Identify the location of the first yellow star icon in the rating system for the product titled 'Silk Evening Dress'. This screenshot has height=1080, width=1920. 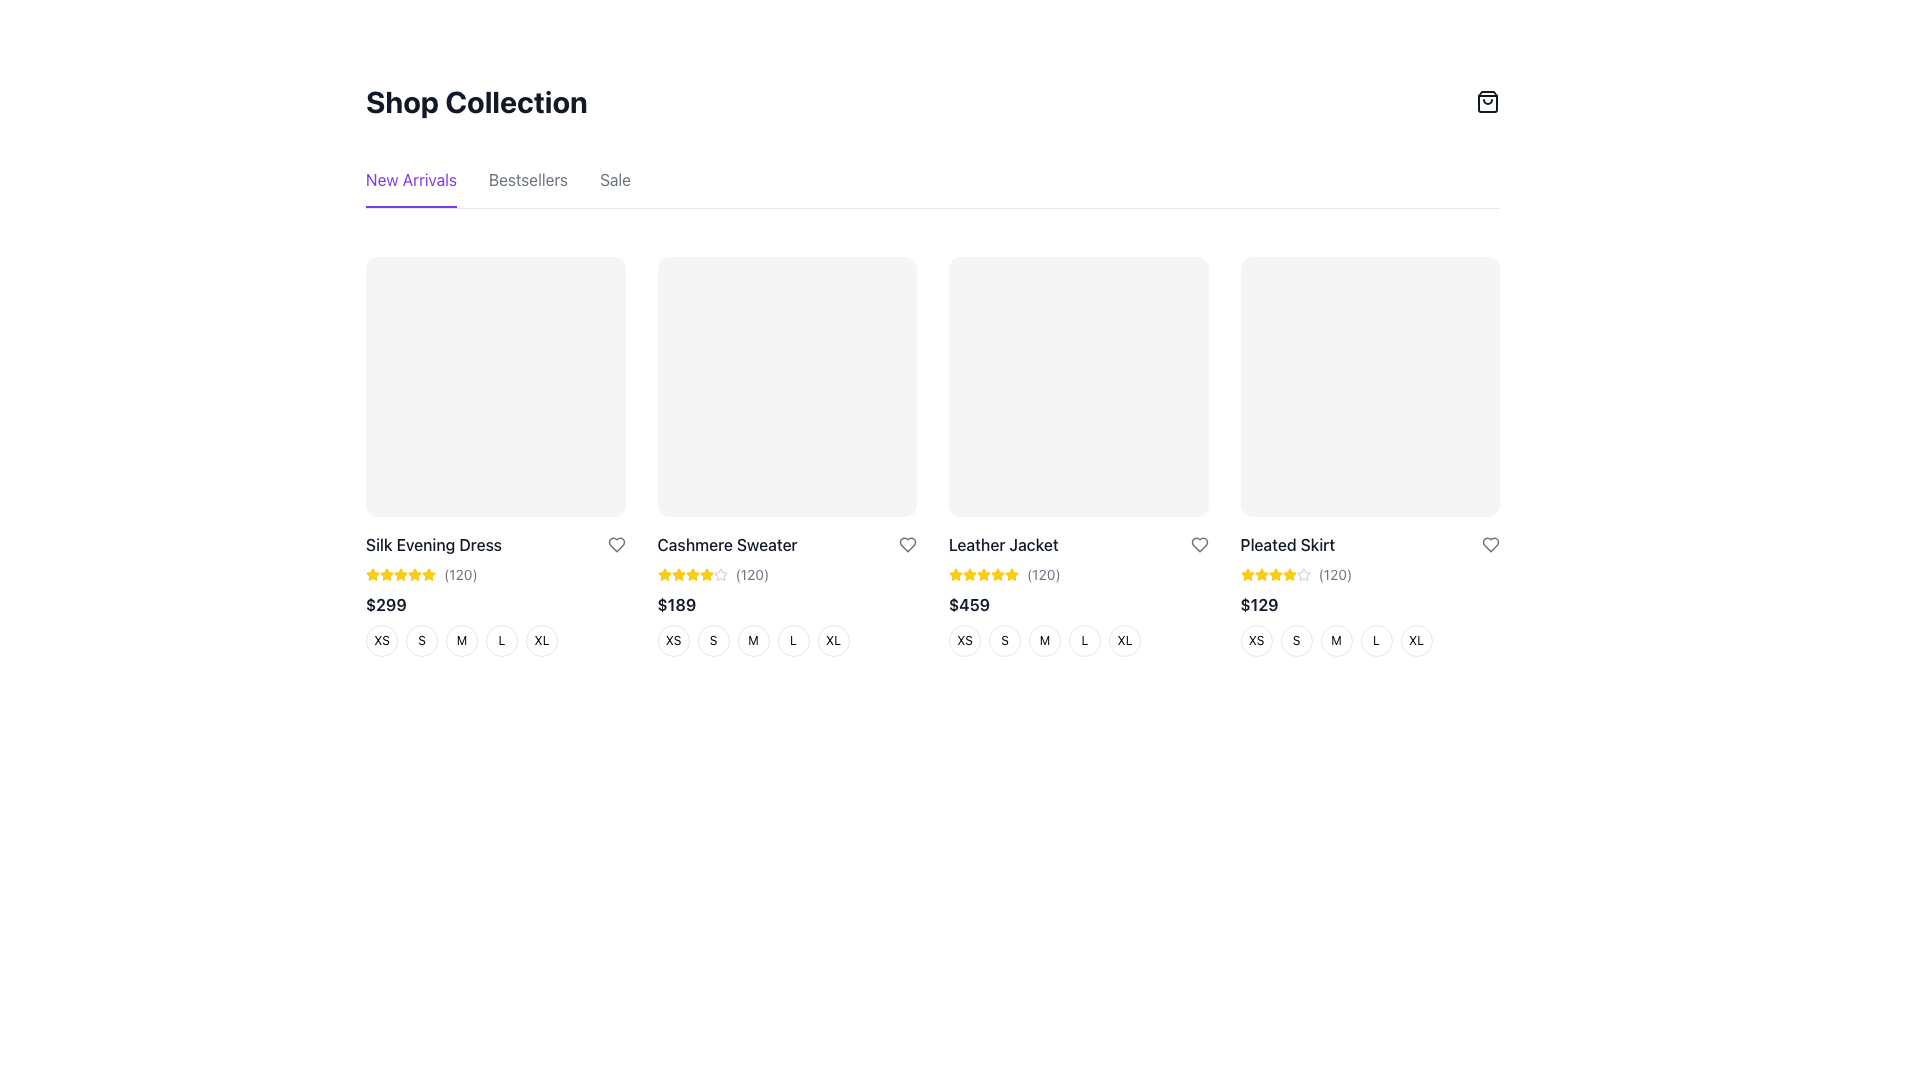
(373, 574).